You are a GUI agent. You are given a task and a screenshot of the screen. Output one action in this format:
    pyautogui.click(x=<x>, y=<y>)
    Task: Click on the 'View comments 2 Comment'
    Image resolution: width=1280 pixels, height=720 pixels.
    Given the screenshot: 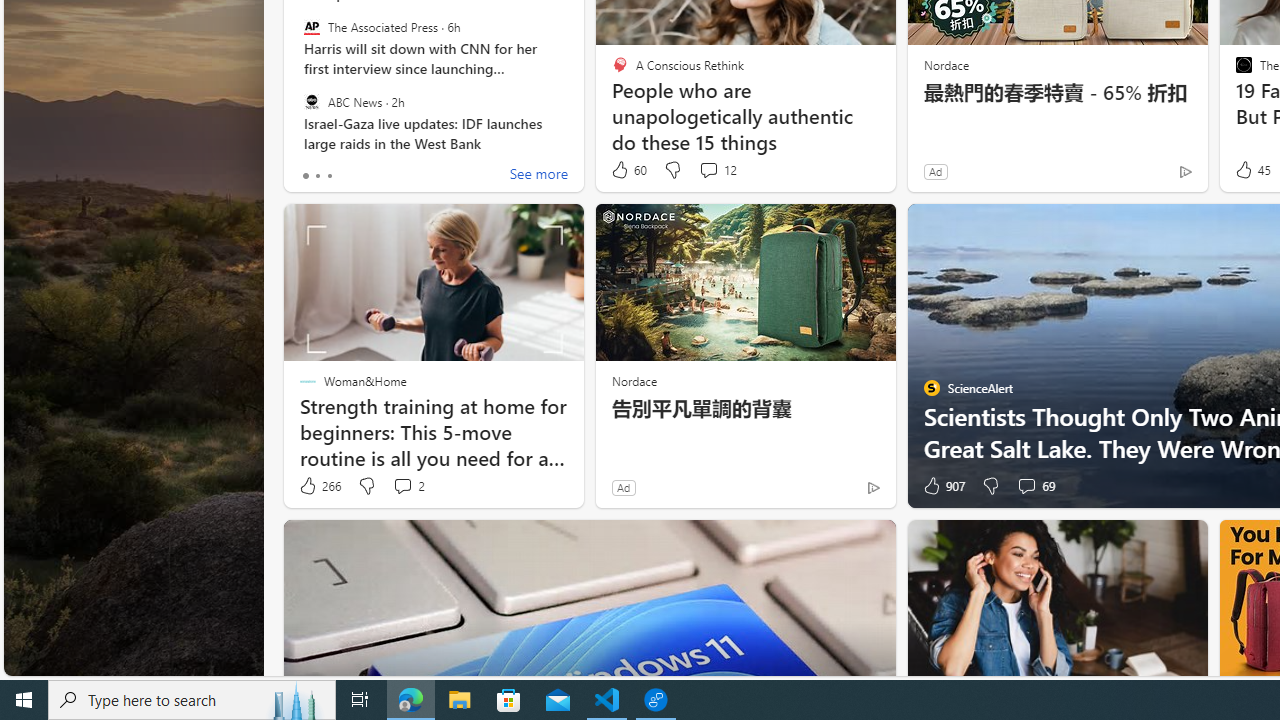 What is the action you would take?
    pyautogui.click(x=401, y=486)
    